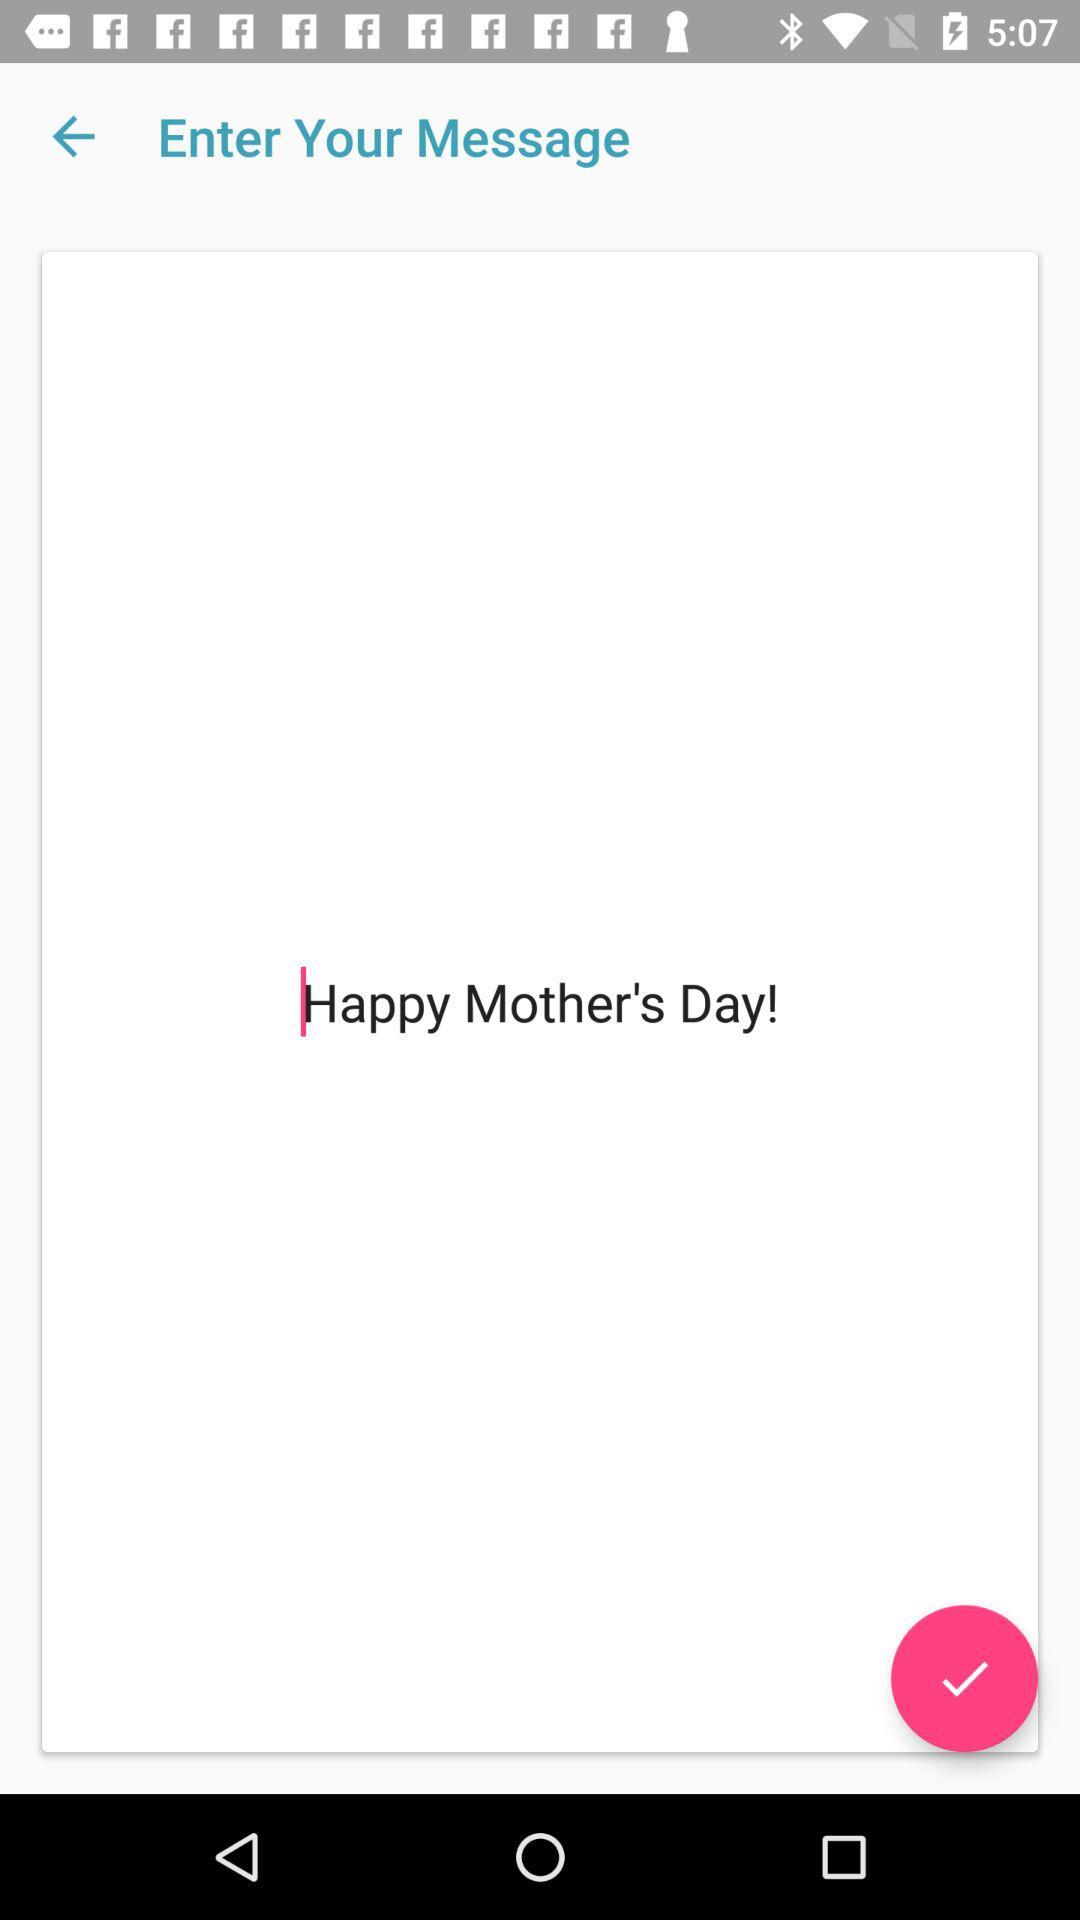  What do you see at coordinates (963, 1678) in the screenshot?
I see `item at the bottom right corner` at bounding box center [963, 1678].